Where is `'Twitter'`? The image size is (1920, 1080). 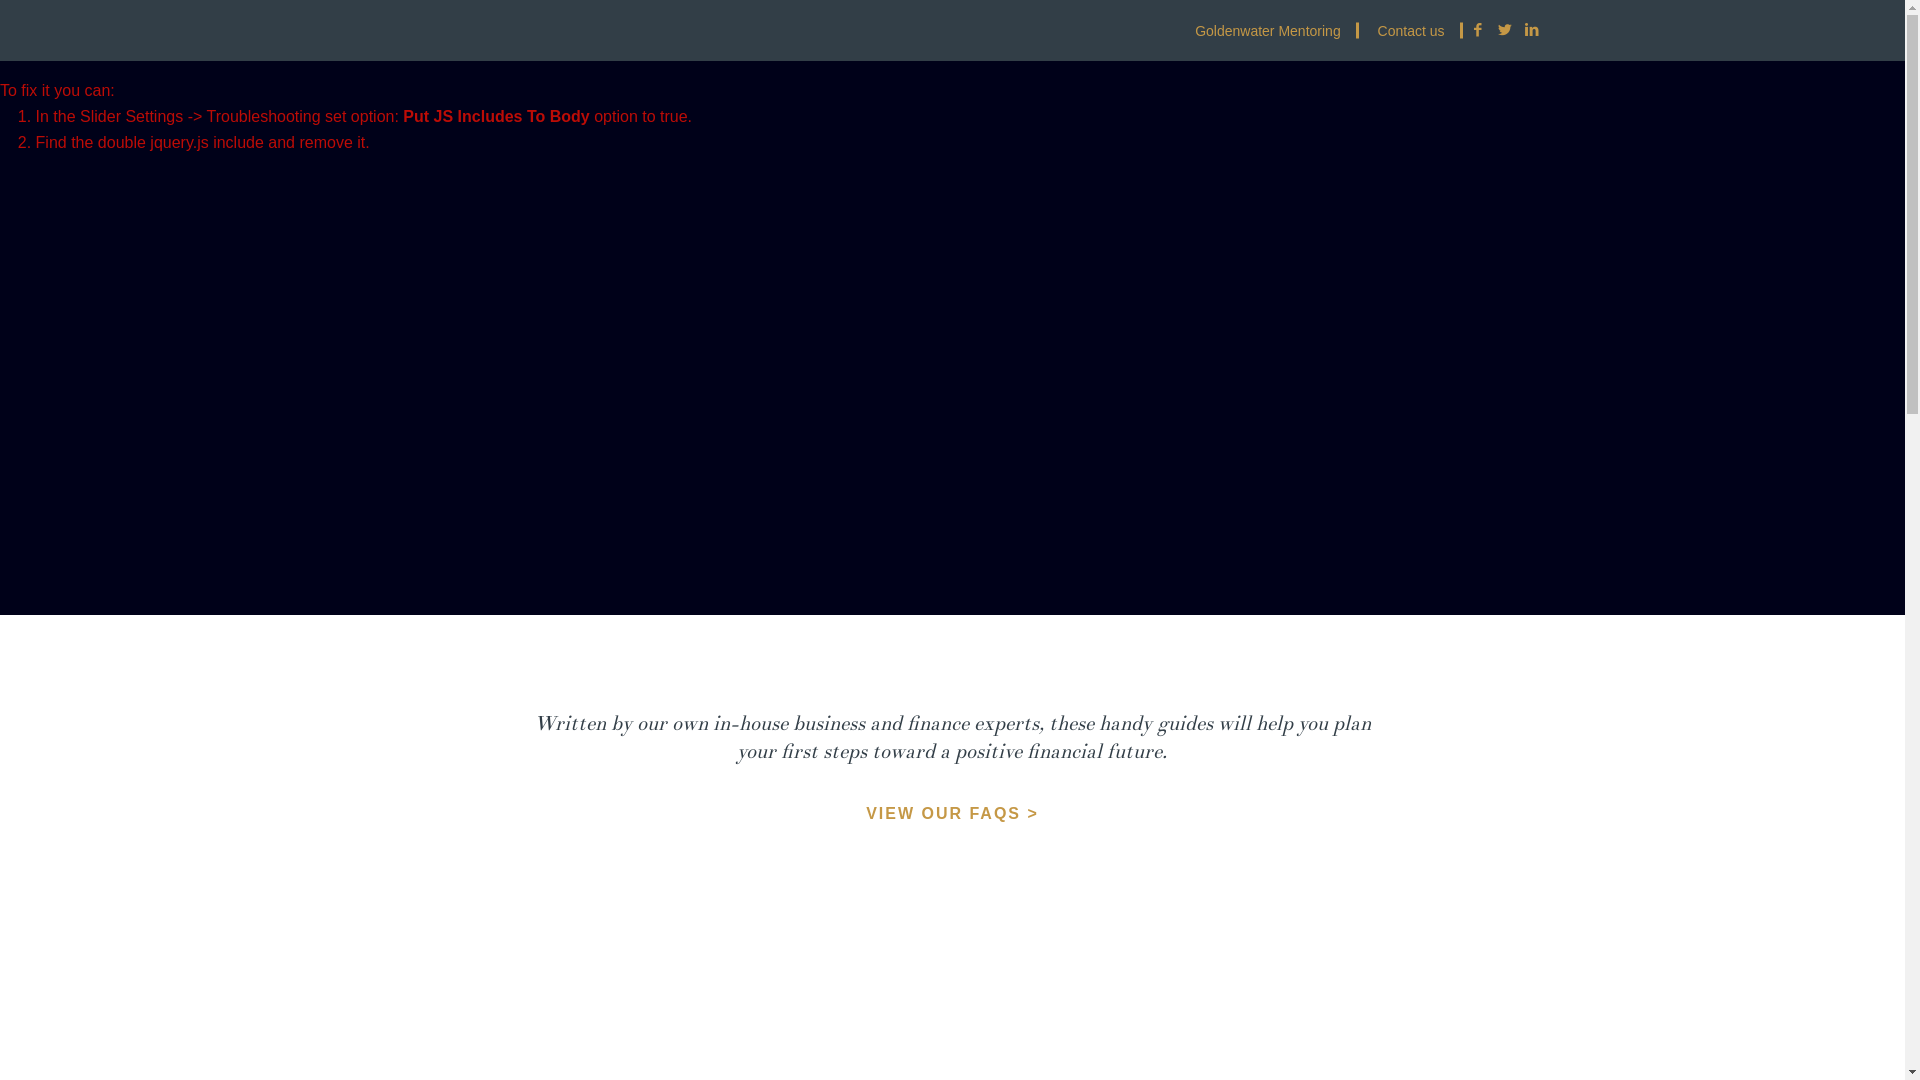
'Twitter' is located at coordinates (1504, 29).